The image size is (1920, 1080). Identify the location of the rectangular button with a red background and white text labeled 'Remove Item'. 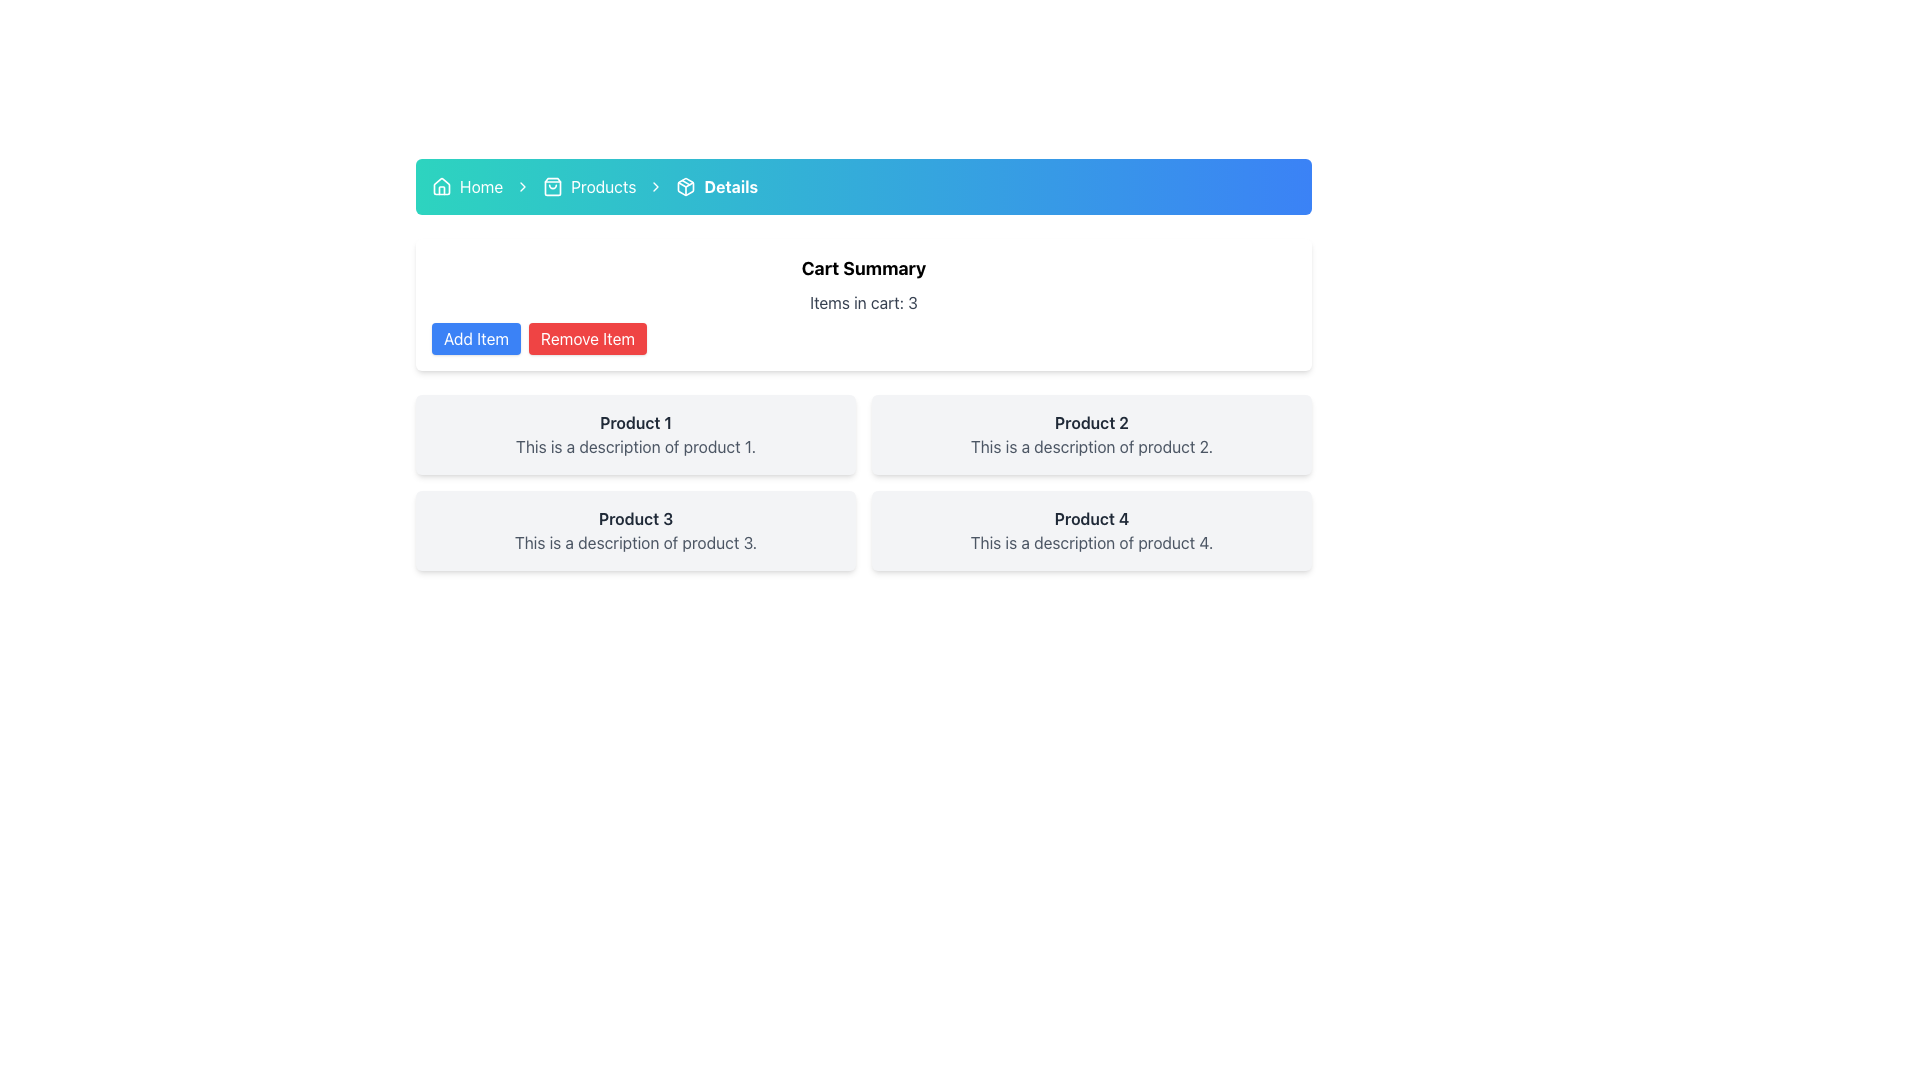
(587, 338).